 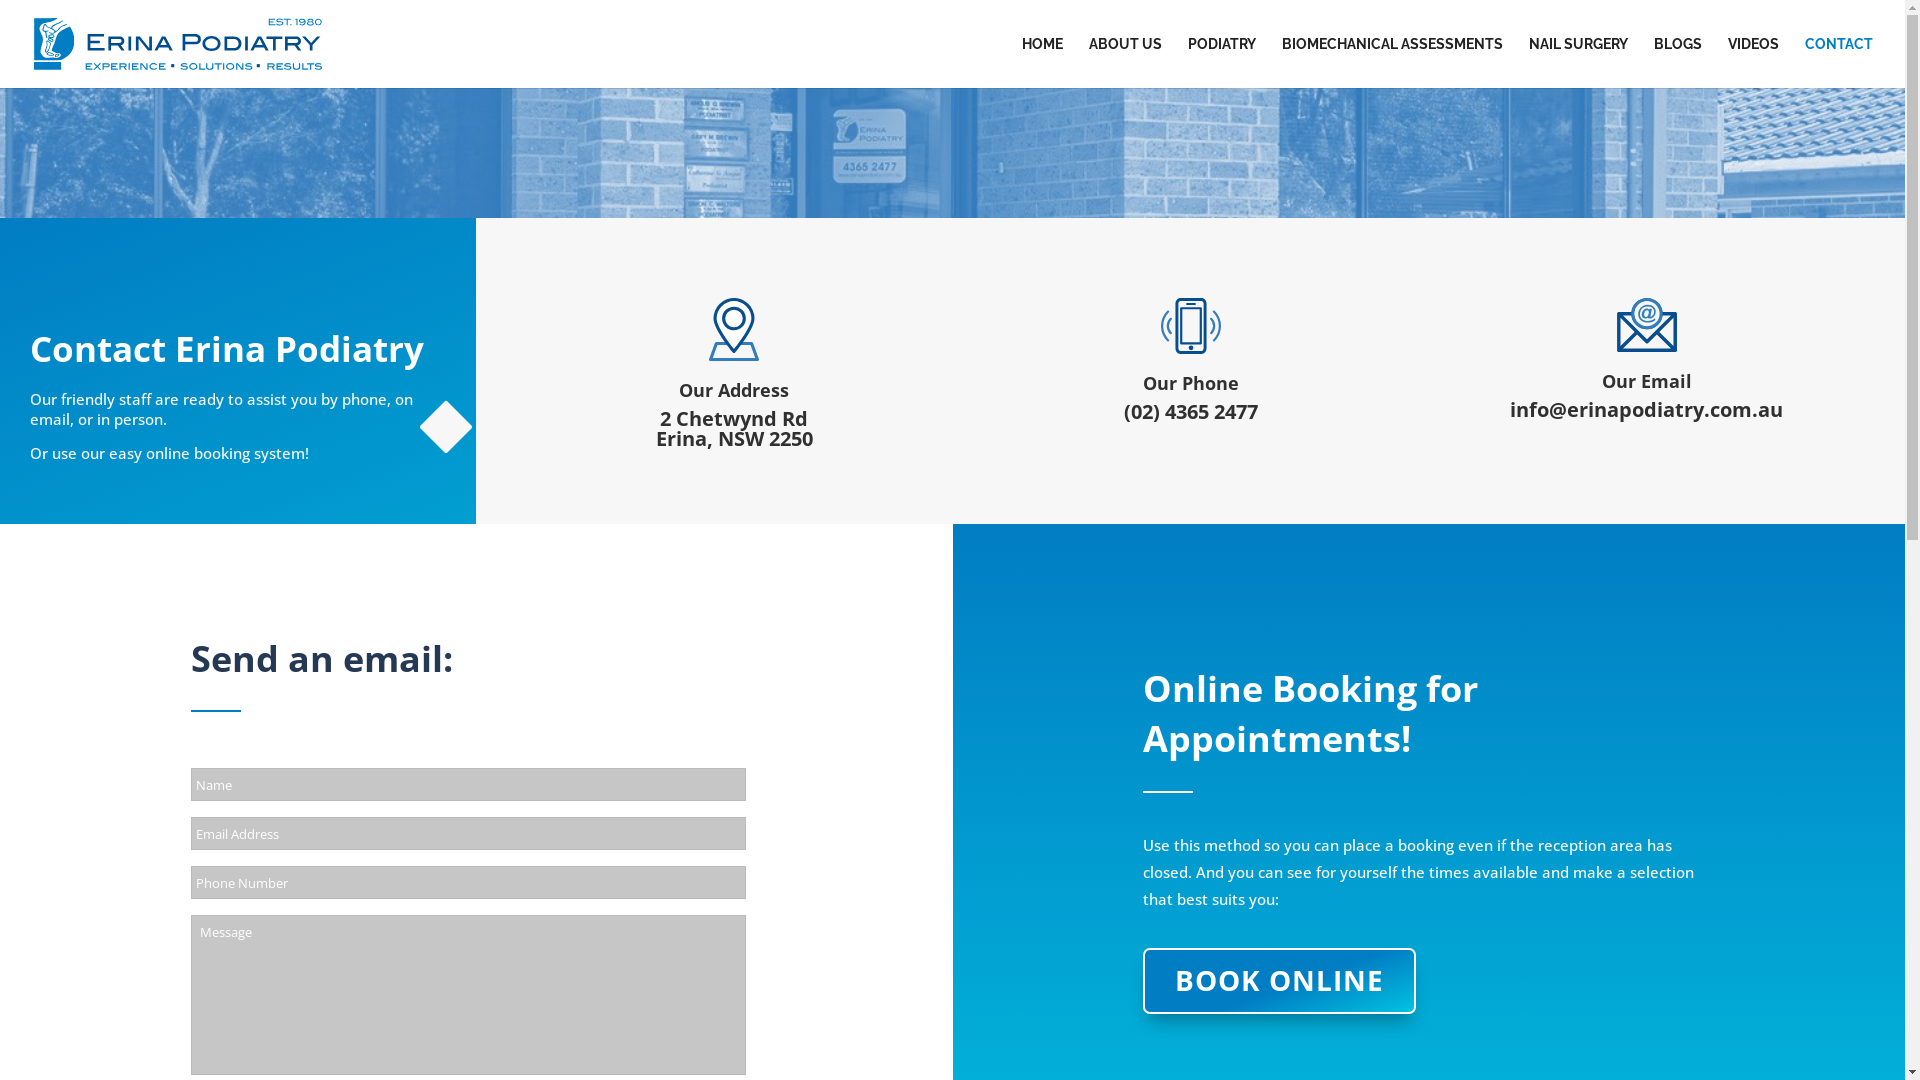 I want to click on 'HOME', so click(x=1041, y=61).